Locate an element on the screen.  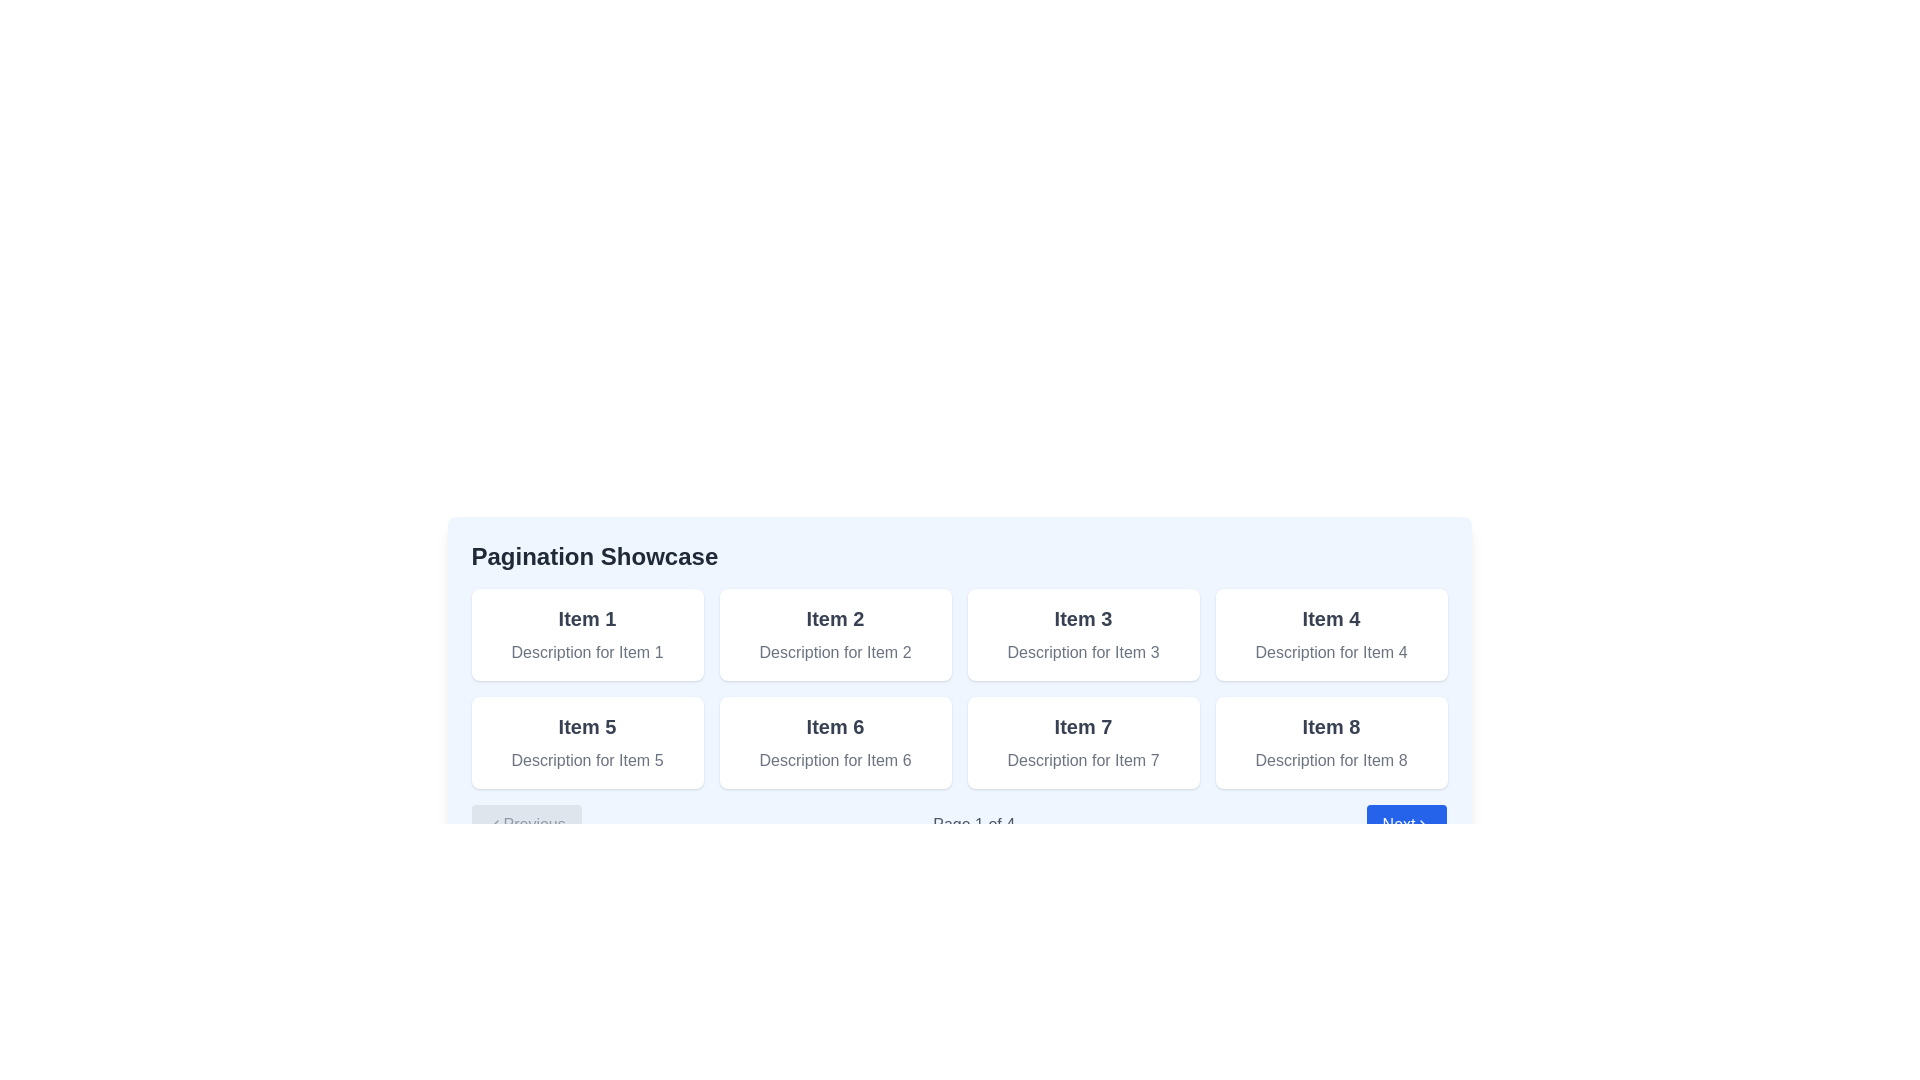
the Text label element displaying 'Item 7', which is styled with a large bold font in dark gray color, located within the white card structure is located at coordinates (1082, 726).